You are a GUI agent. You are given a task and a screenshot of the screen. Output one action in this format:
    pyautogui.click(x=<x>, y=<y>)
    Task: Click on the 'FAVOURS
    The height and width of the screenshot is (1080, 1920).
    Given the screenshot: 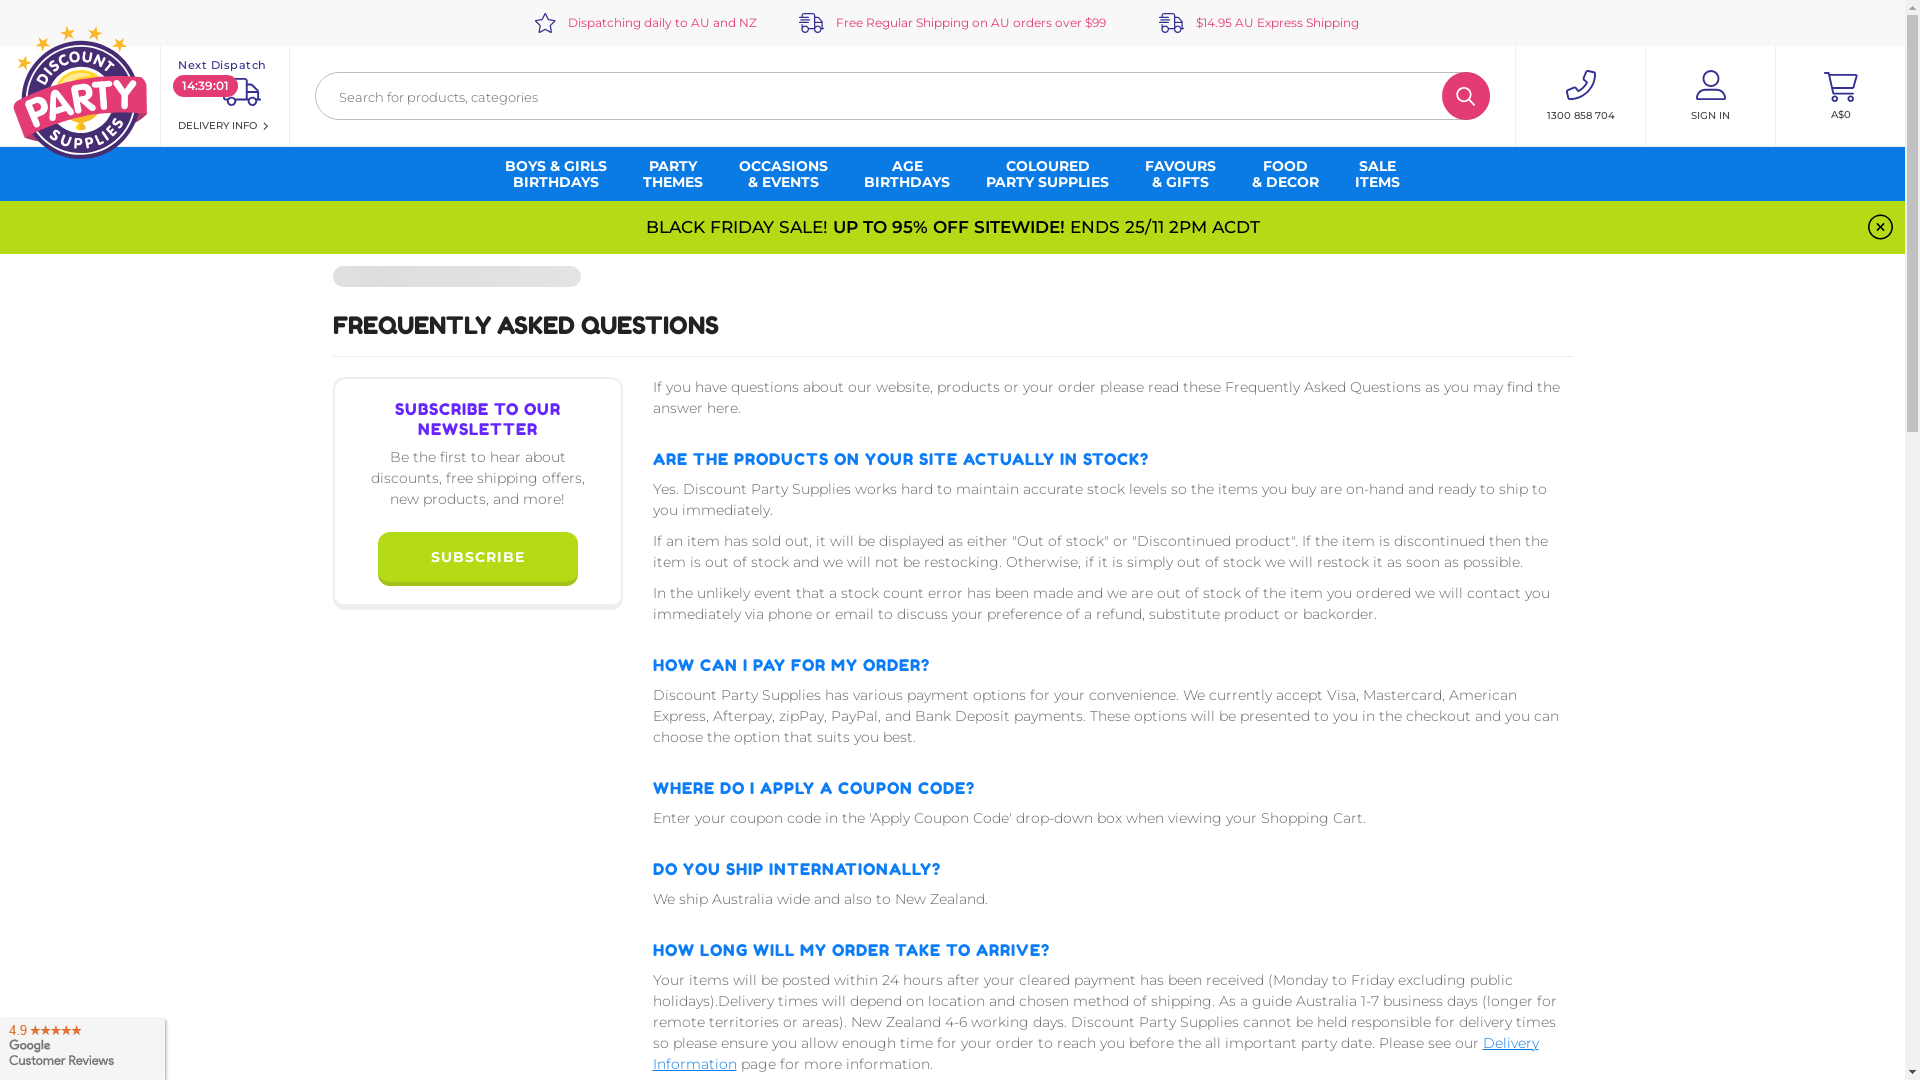 What is the action you would take?
    pyautogui.click(x=1180, y=172)
    